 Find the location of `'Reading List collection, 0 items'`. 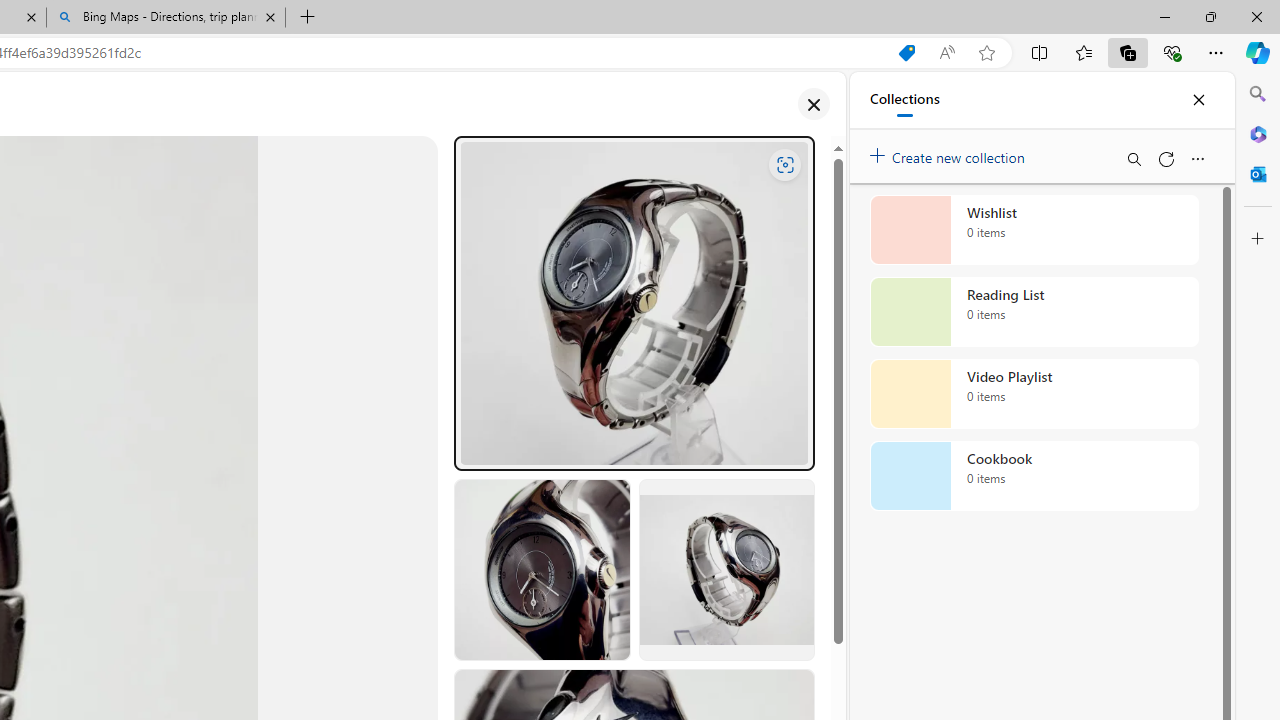

'Reading List collection, 0 items' is located at coordinates (1034, 312).